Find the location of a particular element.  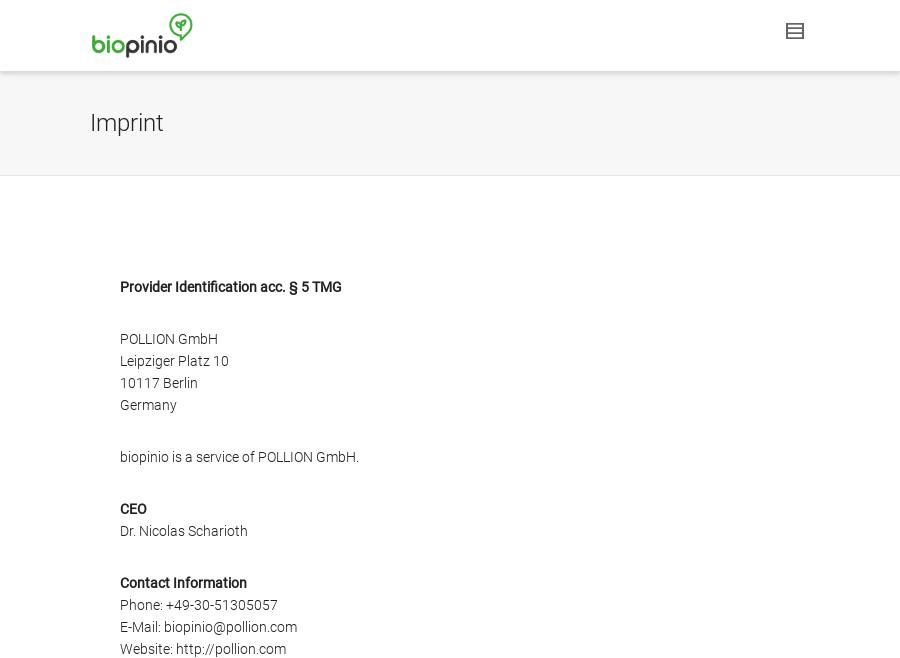

'Provider Identification acc. § 5 TMG' is located at coordinates (230, 286).